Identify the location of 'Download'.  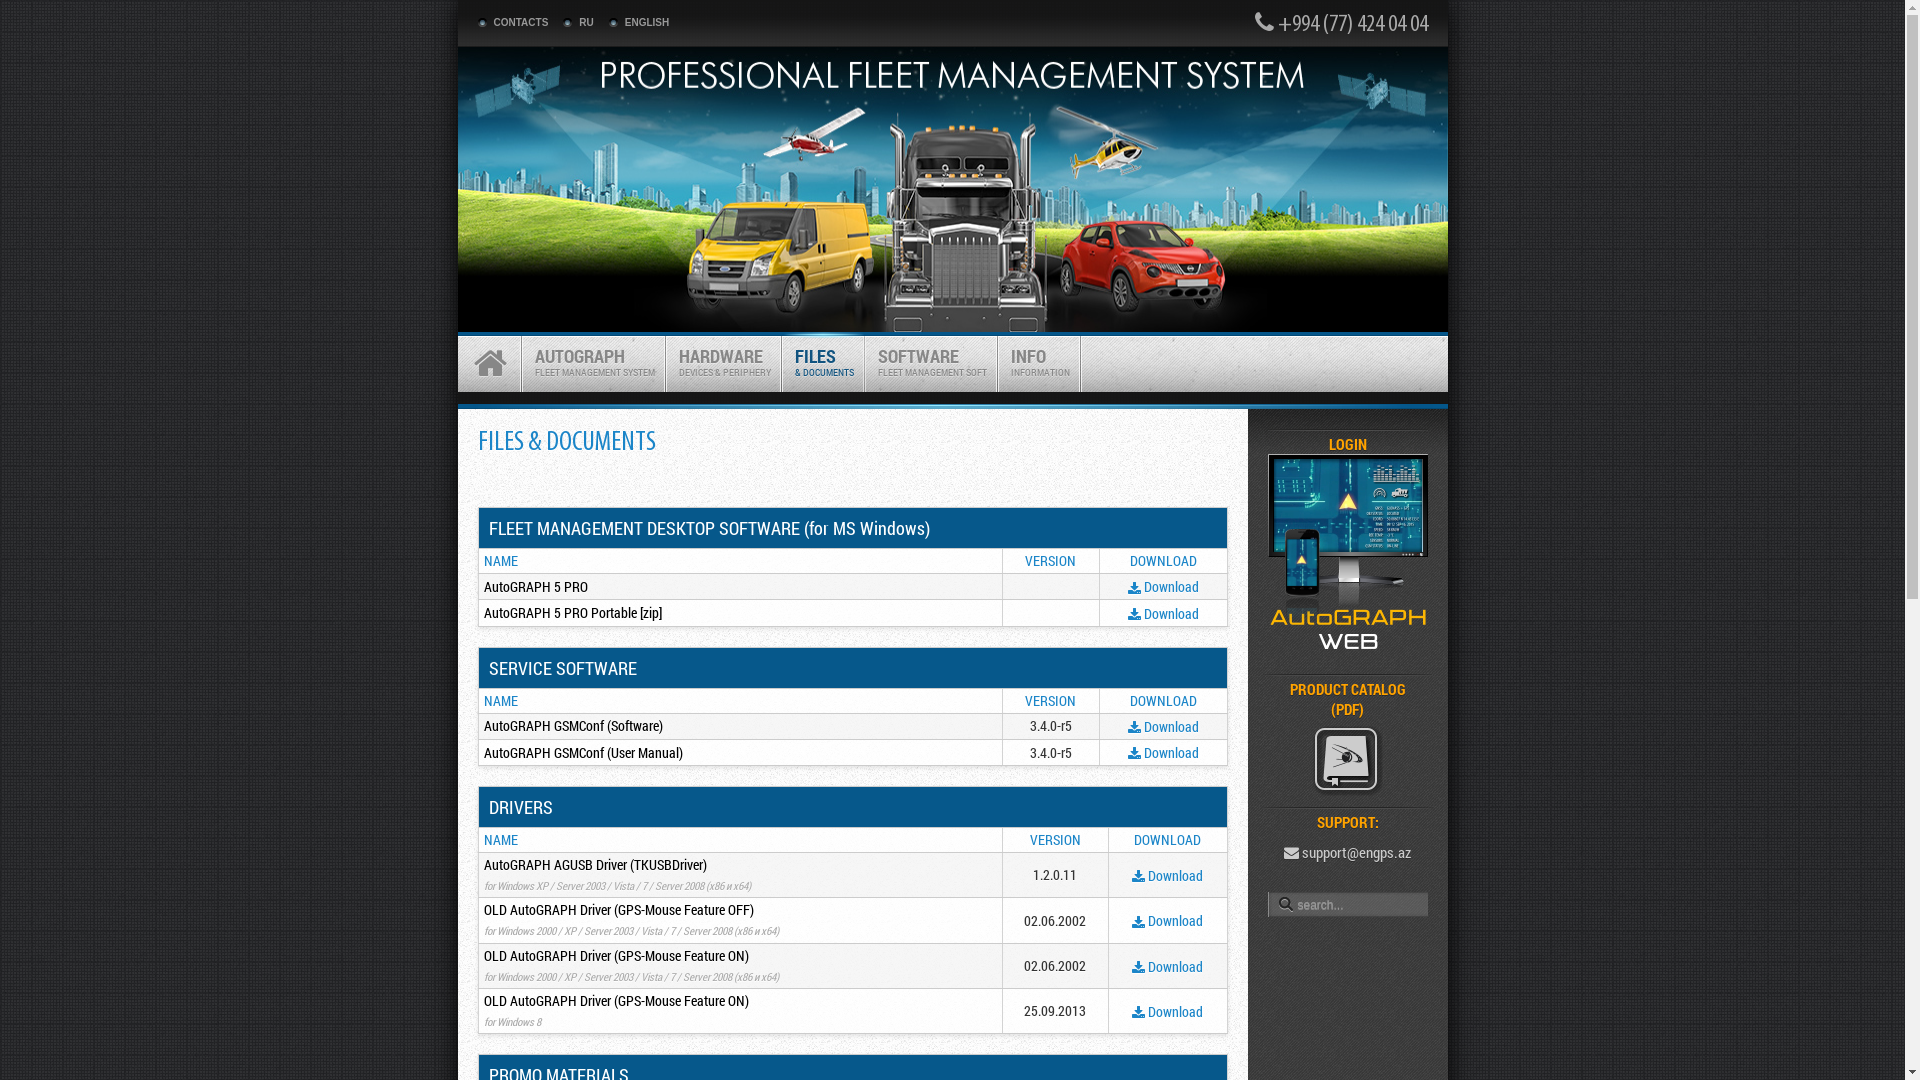
(1163, 585).